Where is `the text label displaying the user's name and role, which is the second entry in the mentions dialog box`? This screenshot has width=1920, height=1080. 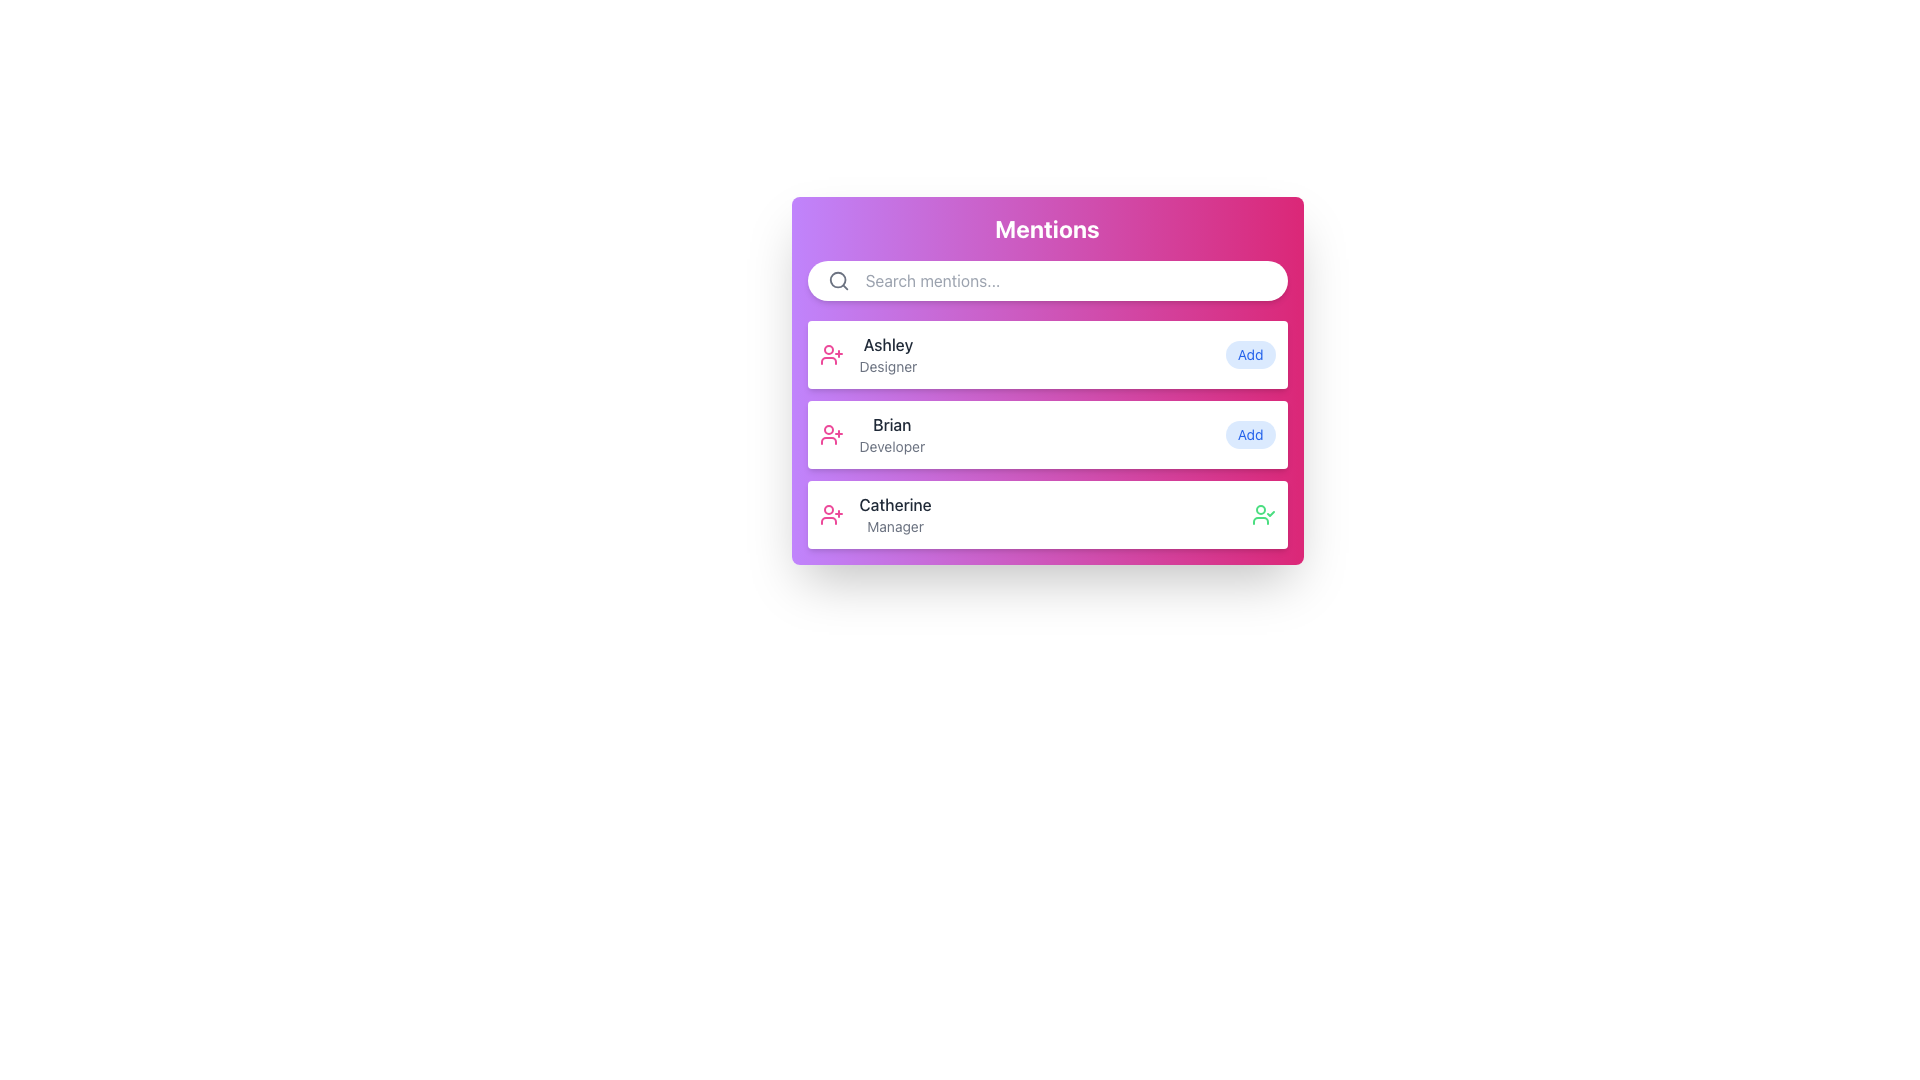
the text label displaying the user's name and role, which is the second entry in the mentions dialog box is located at coordinates (891, 434).